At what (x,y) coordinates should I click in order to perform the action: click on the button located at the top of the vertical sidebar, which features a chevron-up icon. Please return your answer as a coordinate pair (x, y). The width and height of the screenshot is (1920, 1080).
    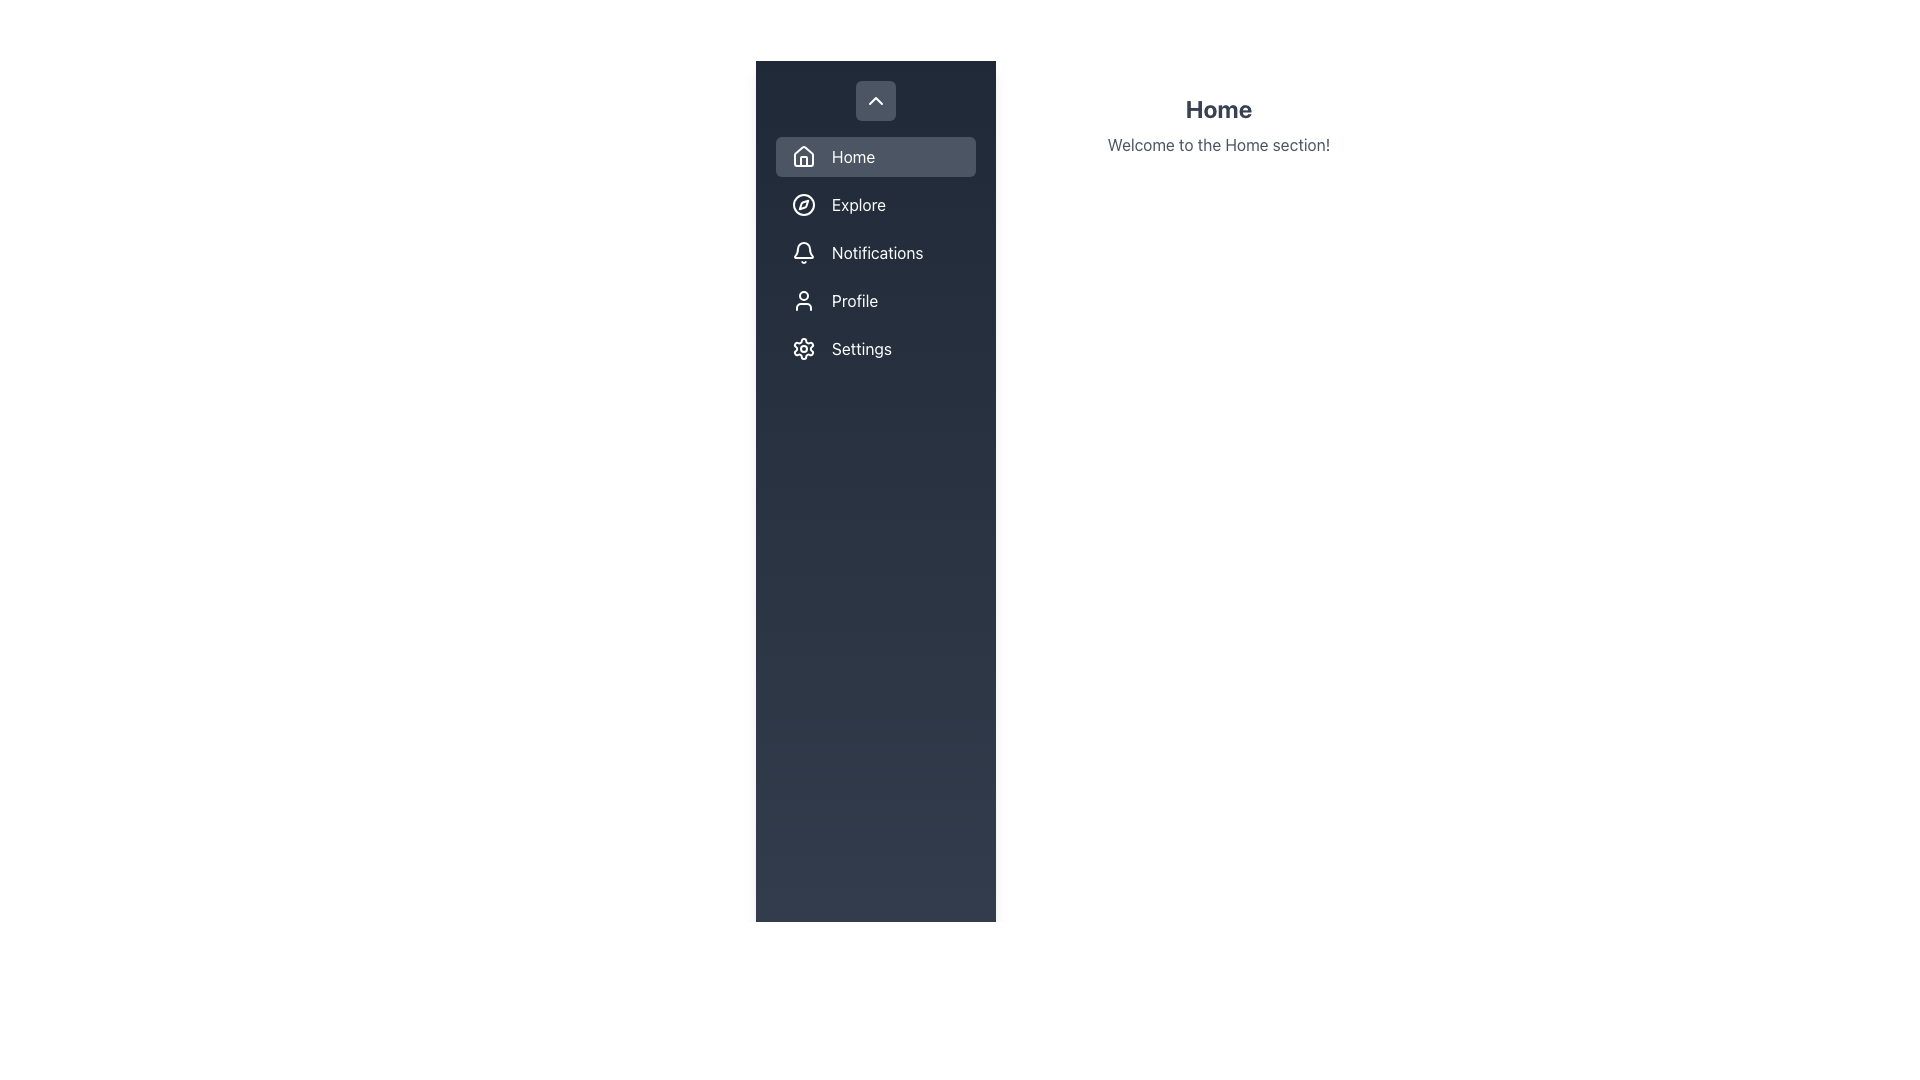
    Looking at the image, I should click on (875, 100).